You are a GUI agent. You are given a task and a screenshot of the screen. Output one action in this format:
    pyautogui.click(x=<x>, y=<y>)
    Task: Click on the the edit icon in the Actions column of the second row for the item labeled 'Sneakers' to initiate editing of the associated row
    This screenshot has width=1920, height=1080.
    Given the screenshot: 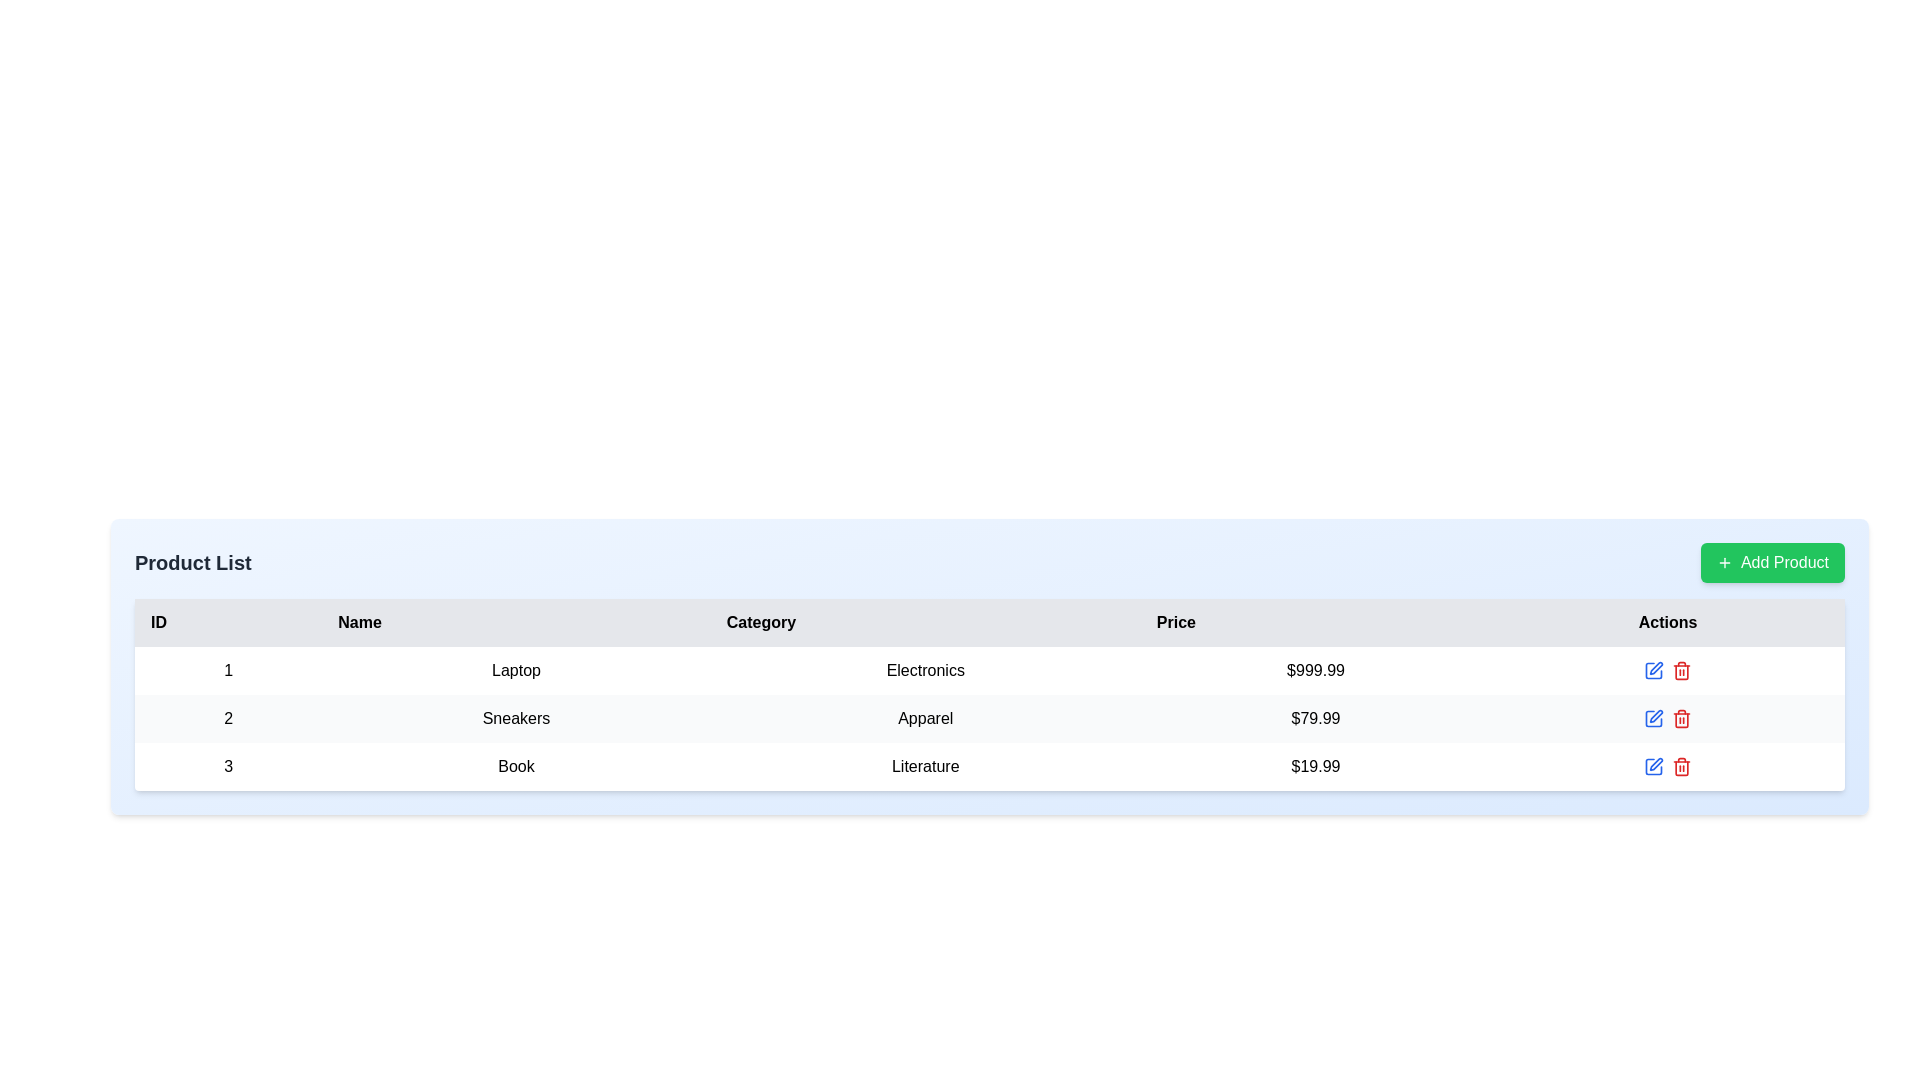 What is the action you would take?
    pyautogui.click(x=1654, y=717)
    